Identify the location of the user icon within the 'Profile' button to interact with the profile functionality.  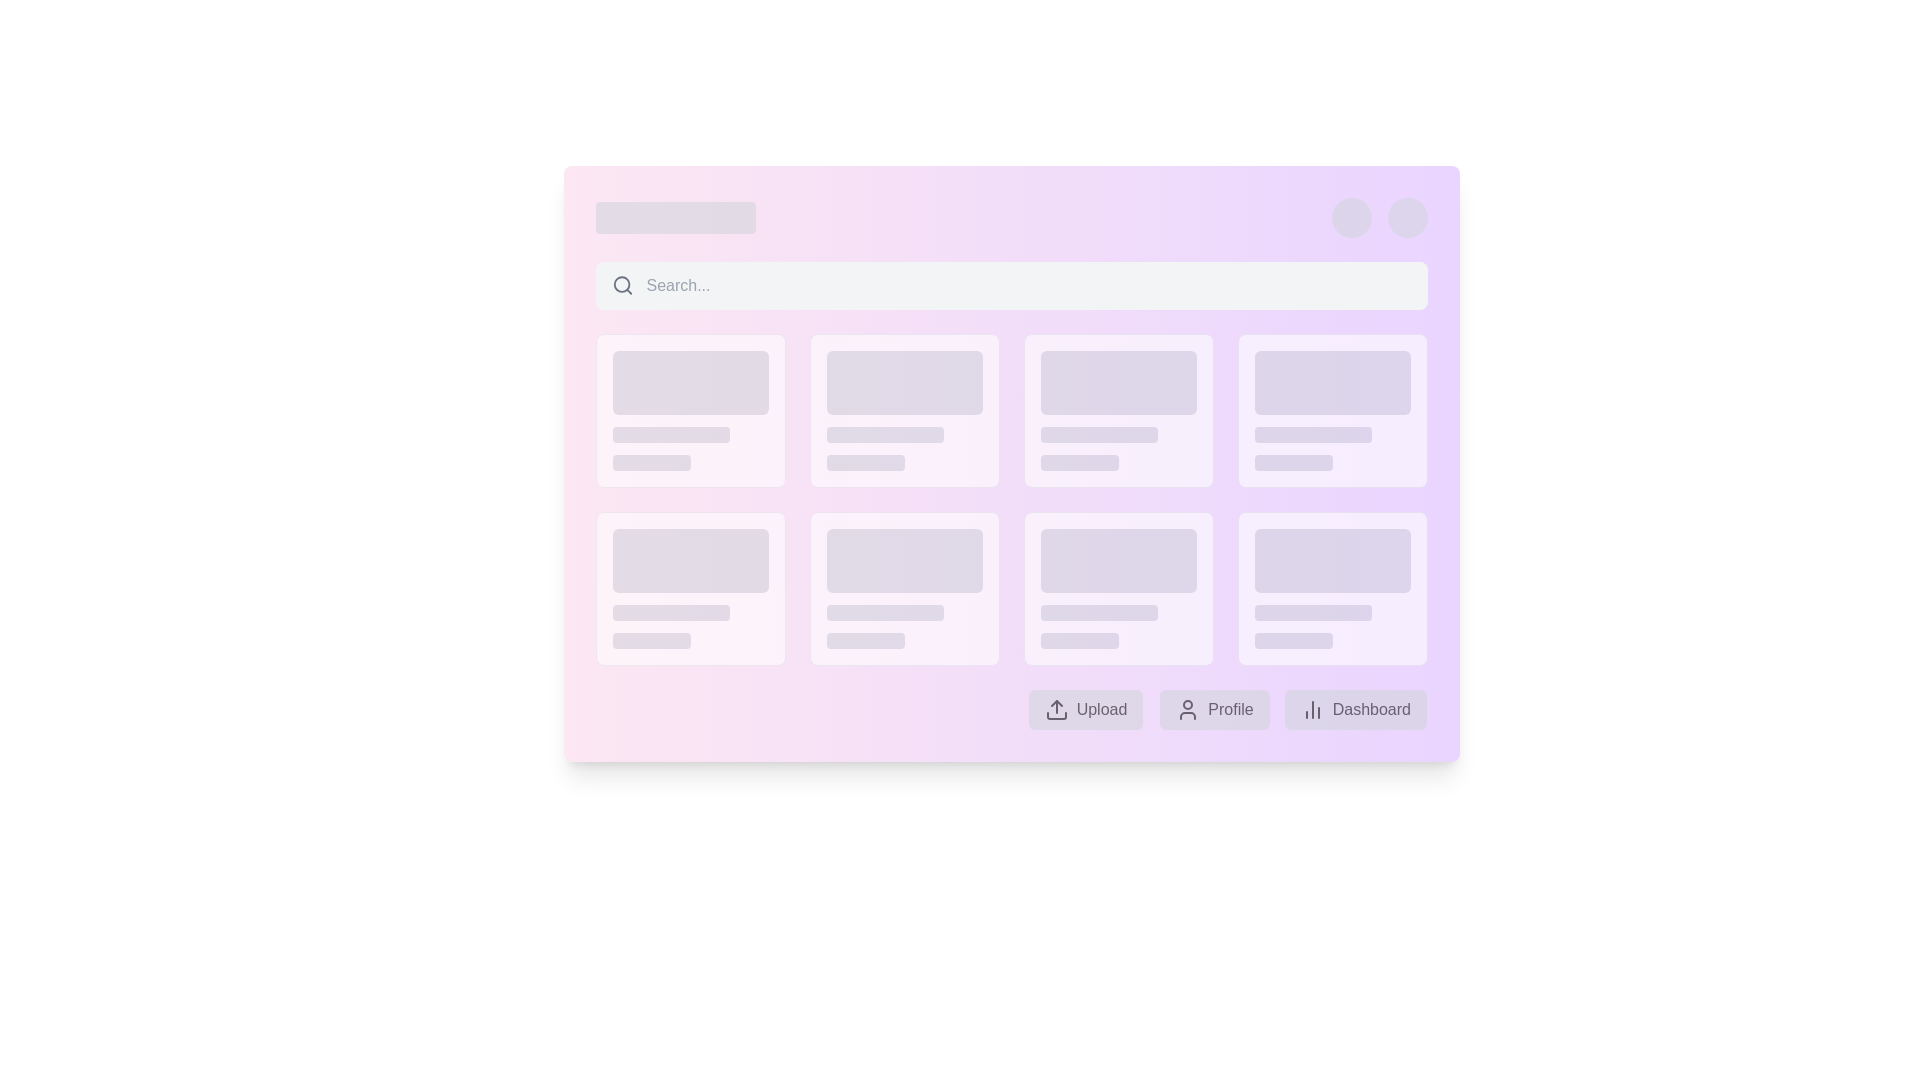
(1187, 708).